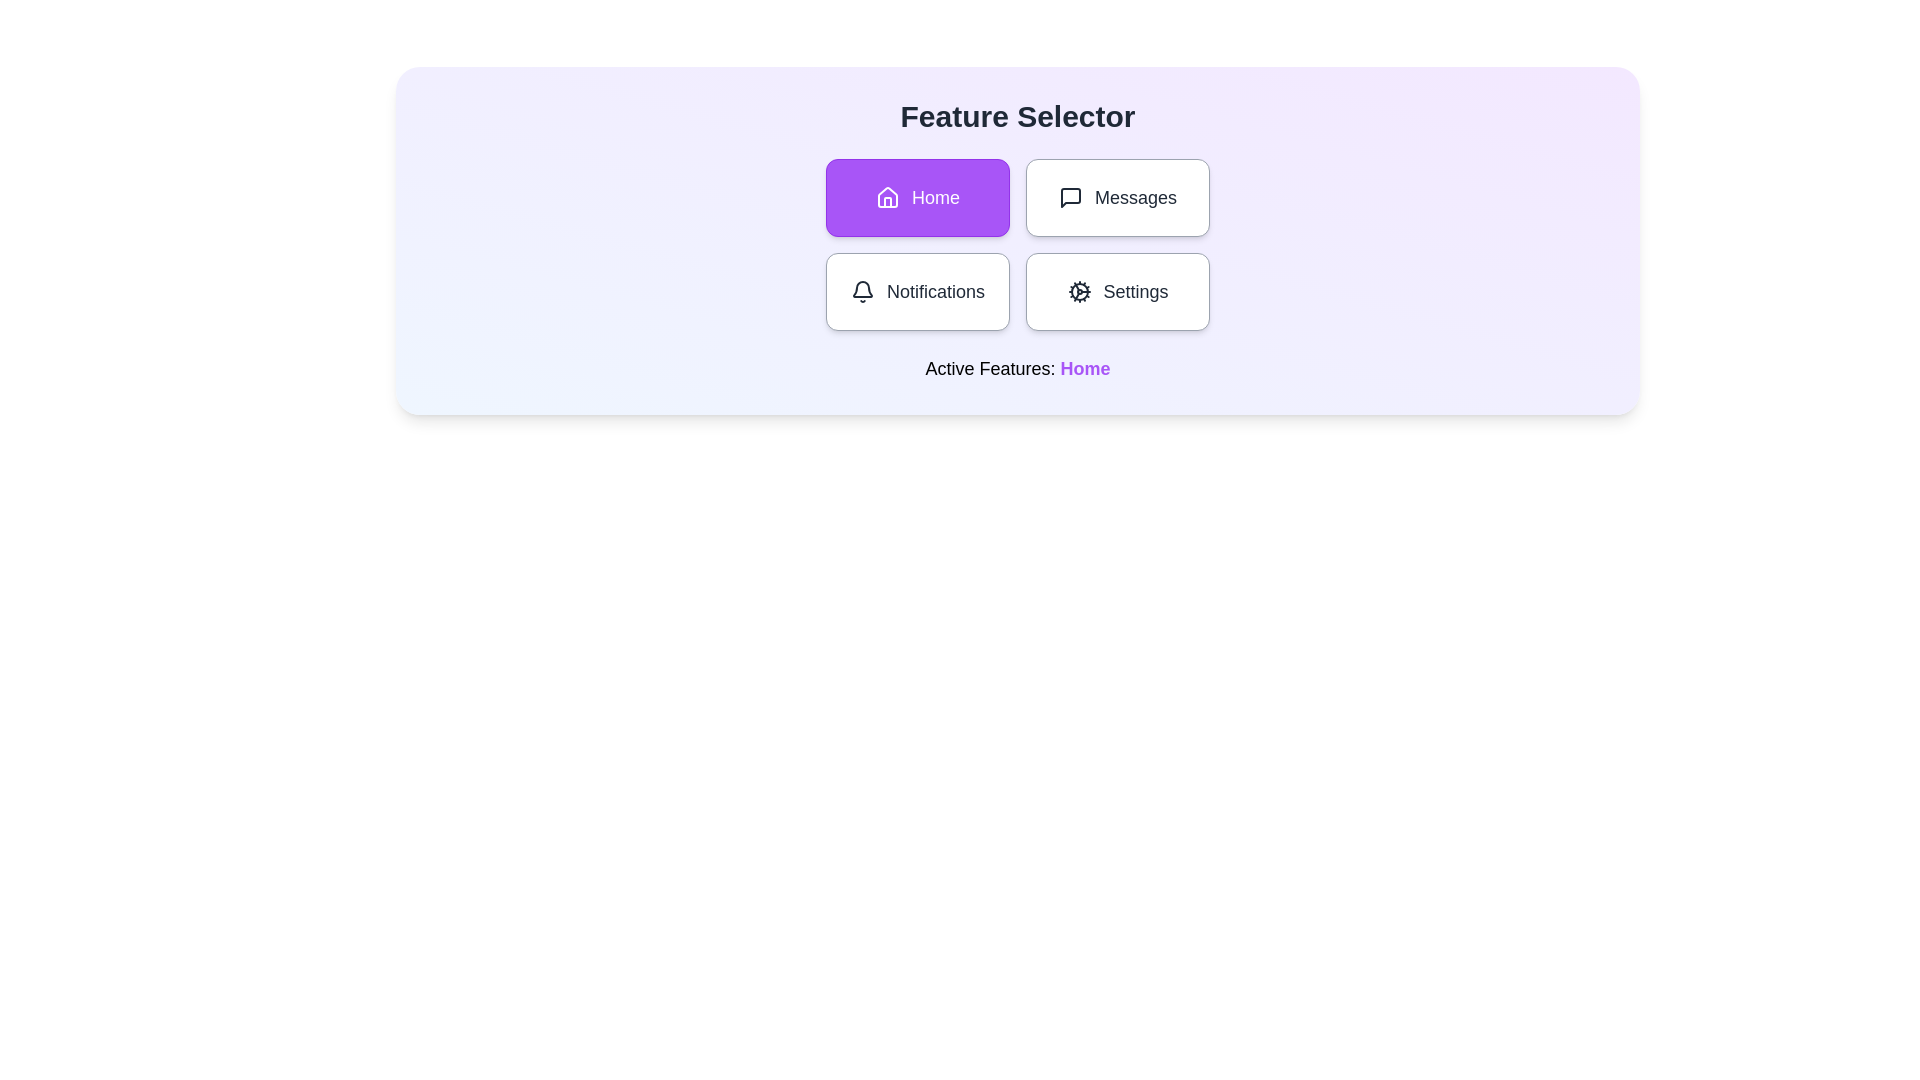 Image resolution: width=1920 pixels, height=1080 pixels. Describe the element at coordinates (916, 292) in the screenshot. I see `the button located in the lower-left quadrant of the 'Feature Selector' grid, specifically the third button that activates the 'Notifications' feature` at that location.